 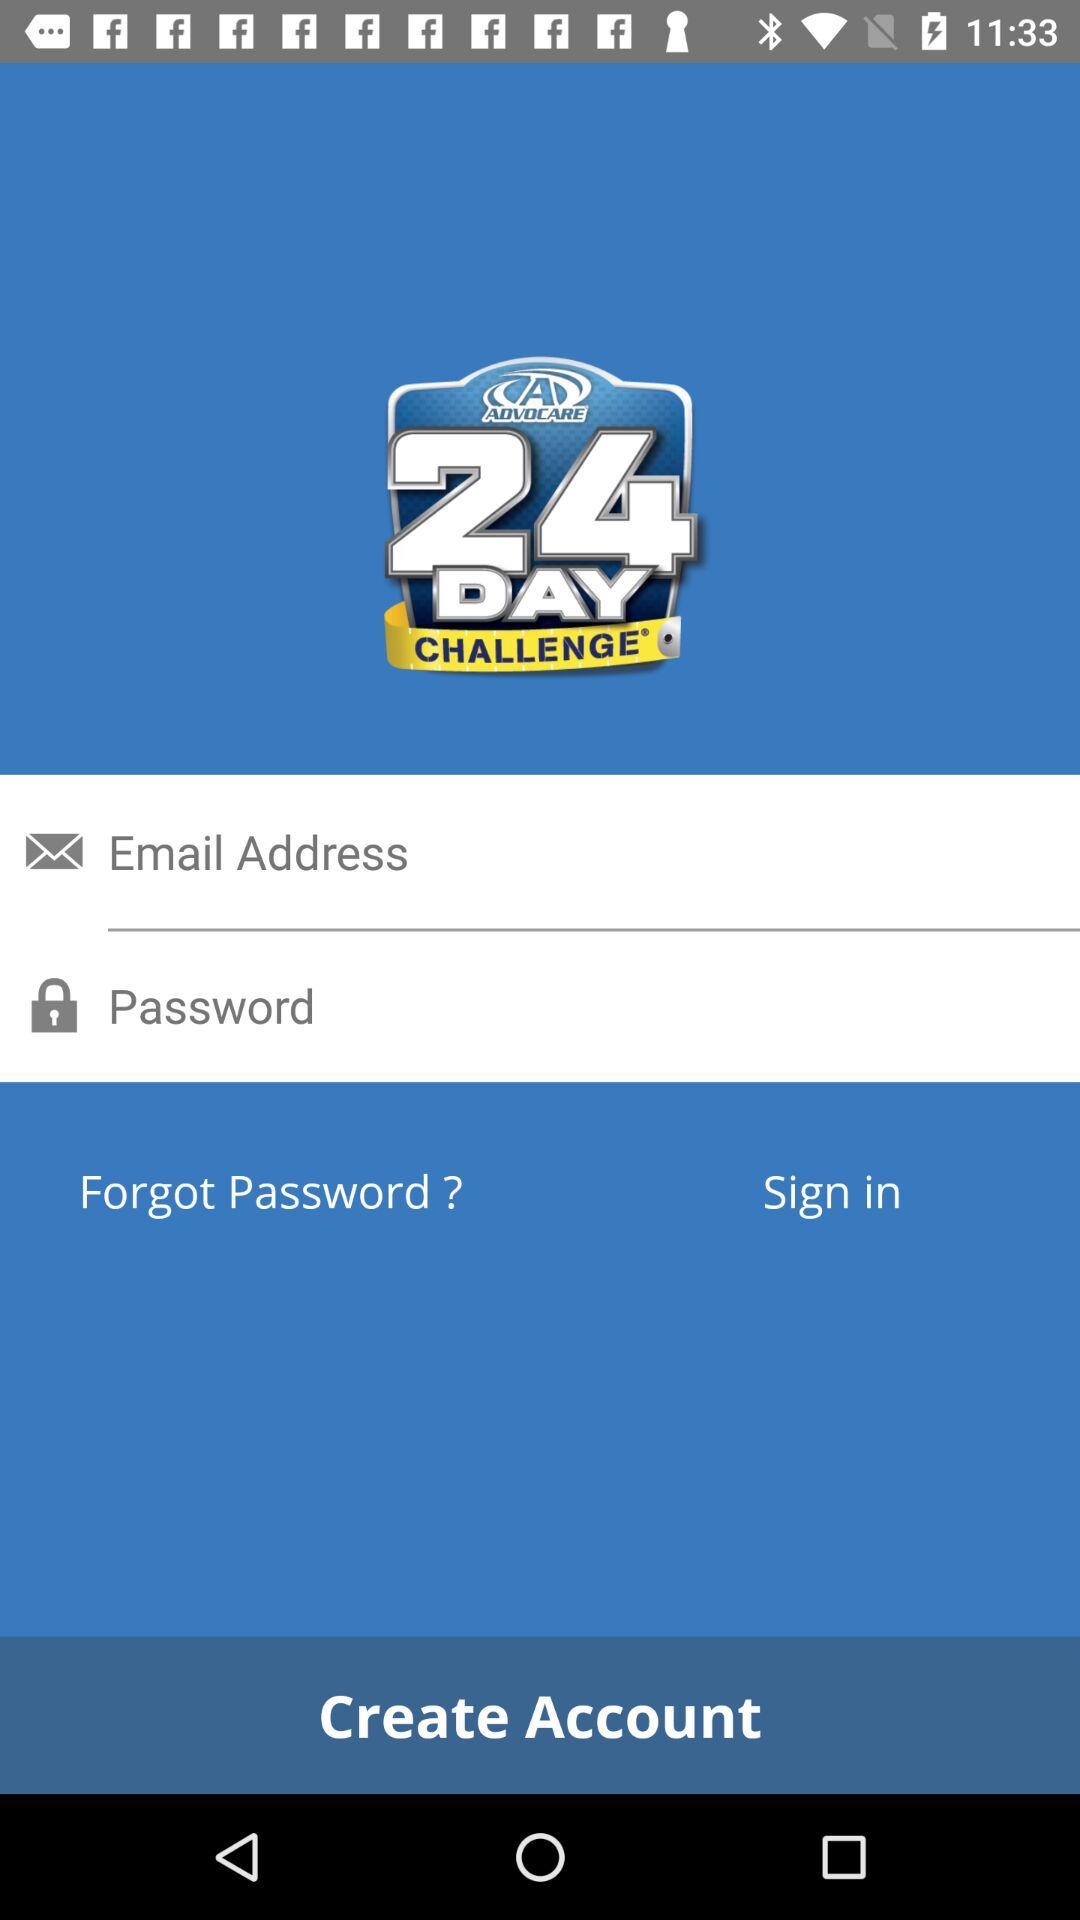 I want to click on icon above the create account icon, so click(x=832, y=1190).